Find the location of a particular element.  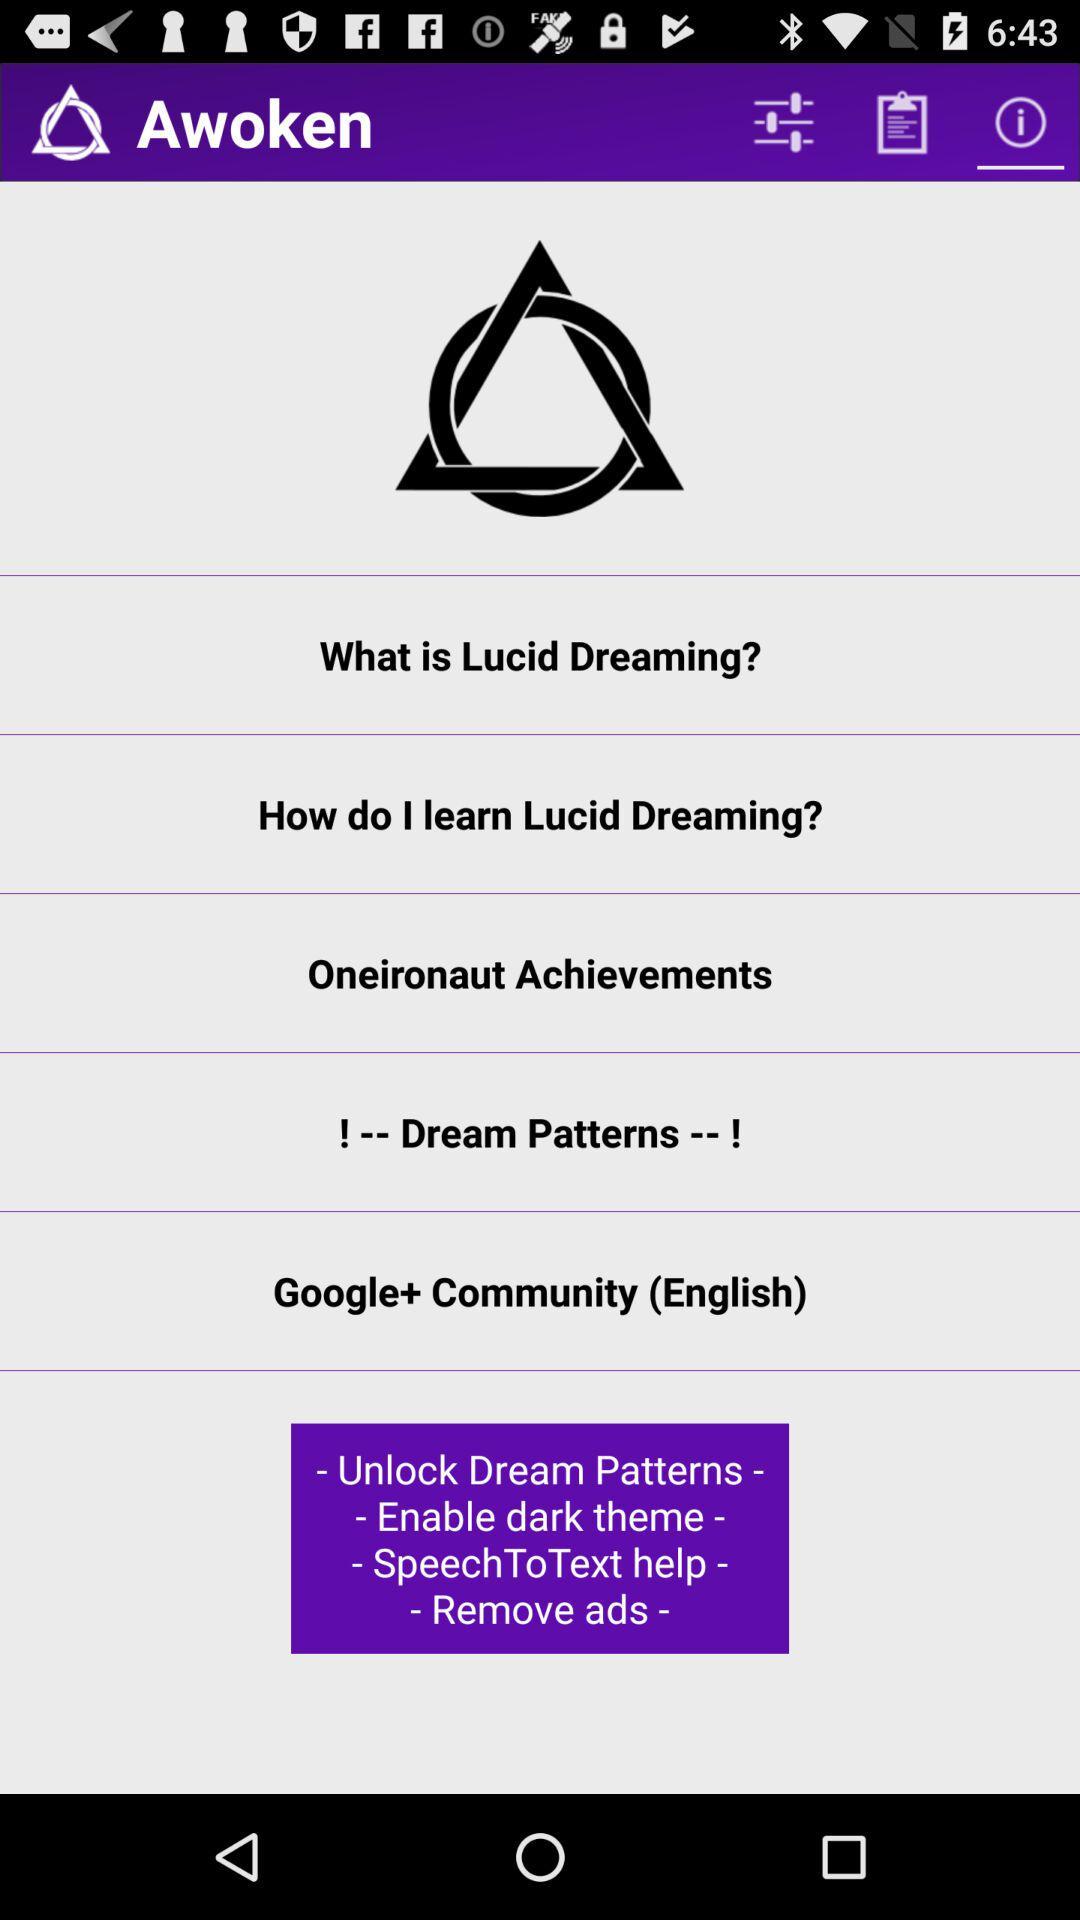

copy to clipboard is located at coordinates (902, 121).